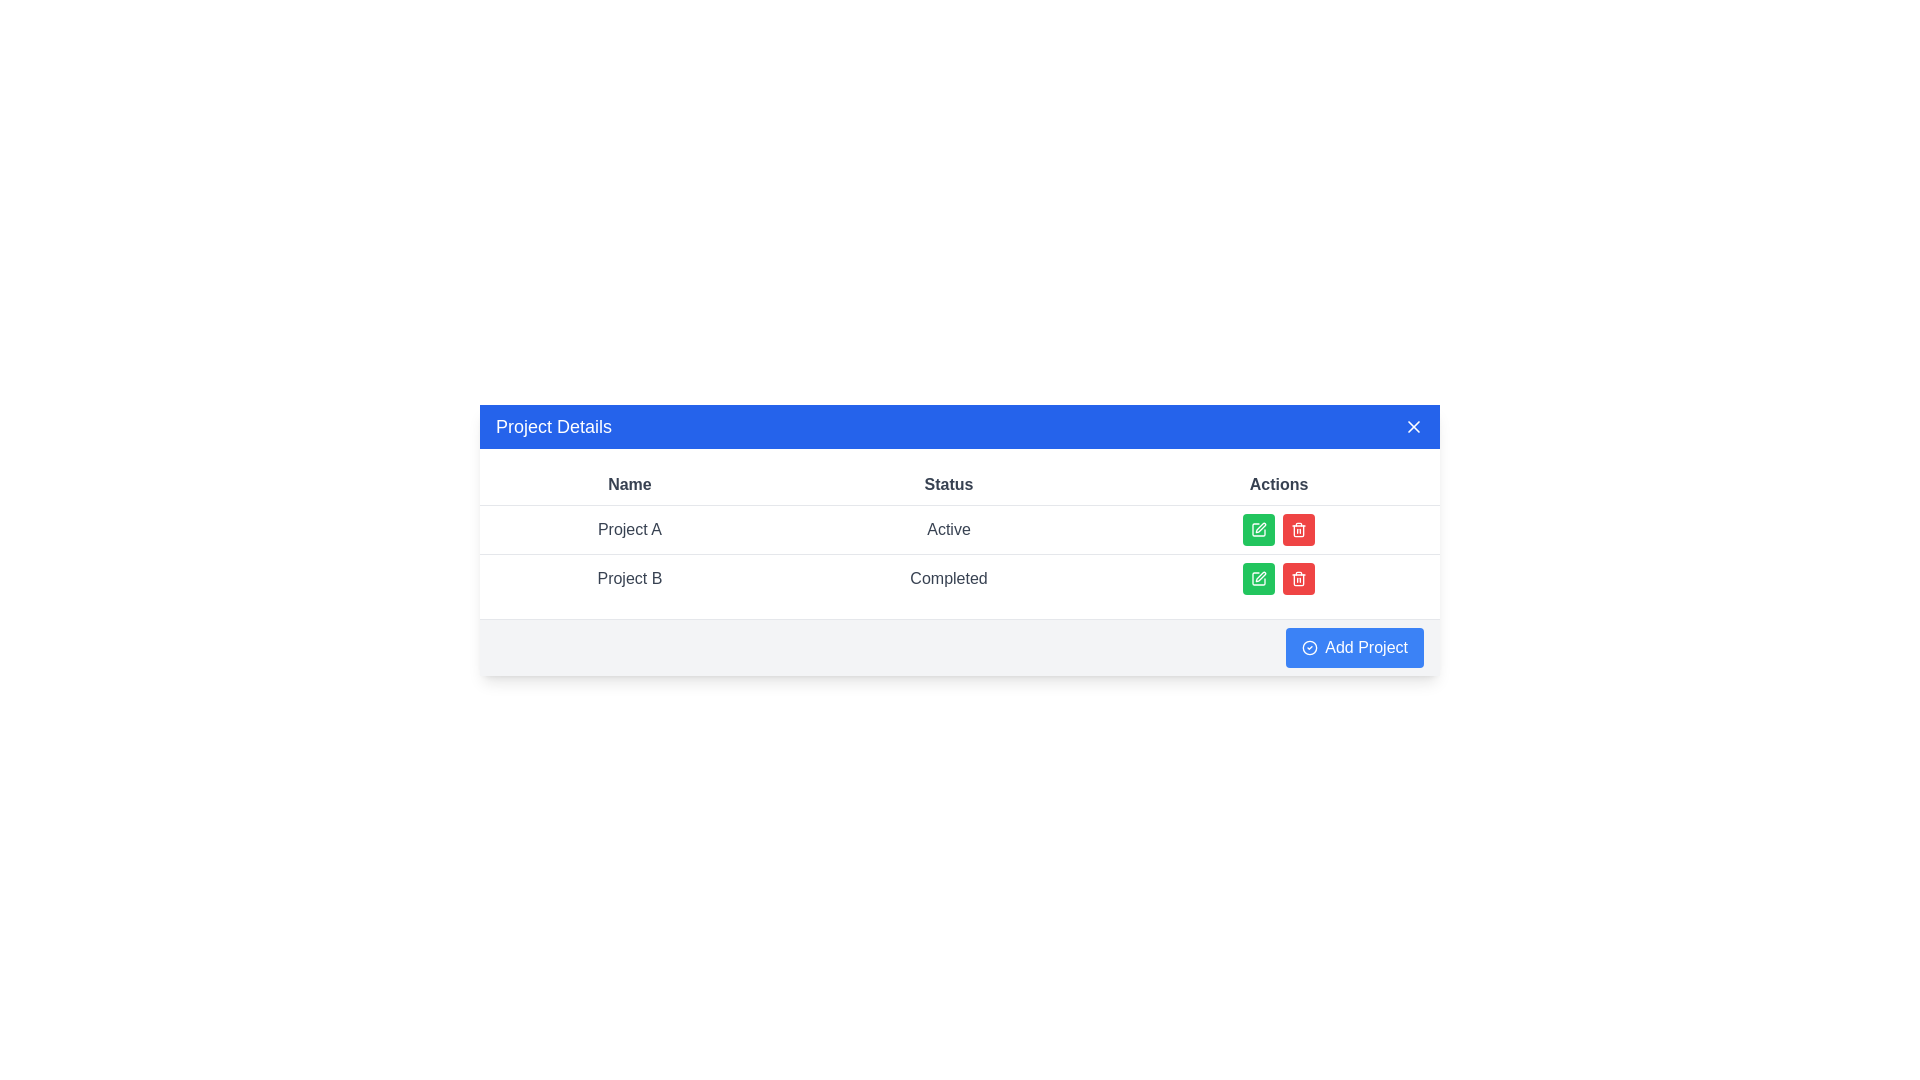 The height and width of the screenshot is (1080, 1920). Describe the element at coordinates (628, 528) in the screenshot. I see `the text label for 'Project A' located in the first cell of the 'Name' column in the Project Details table` at that location.